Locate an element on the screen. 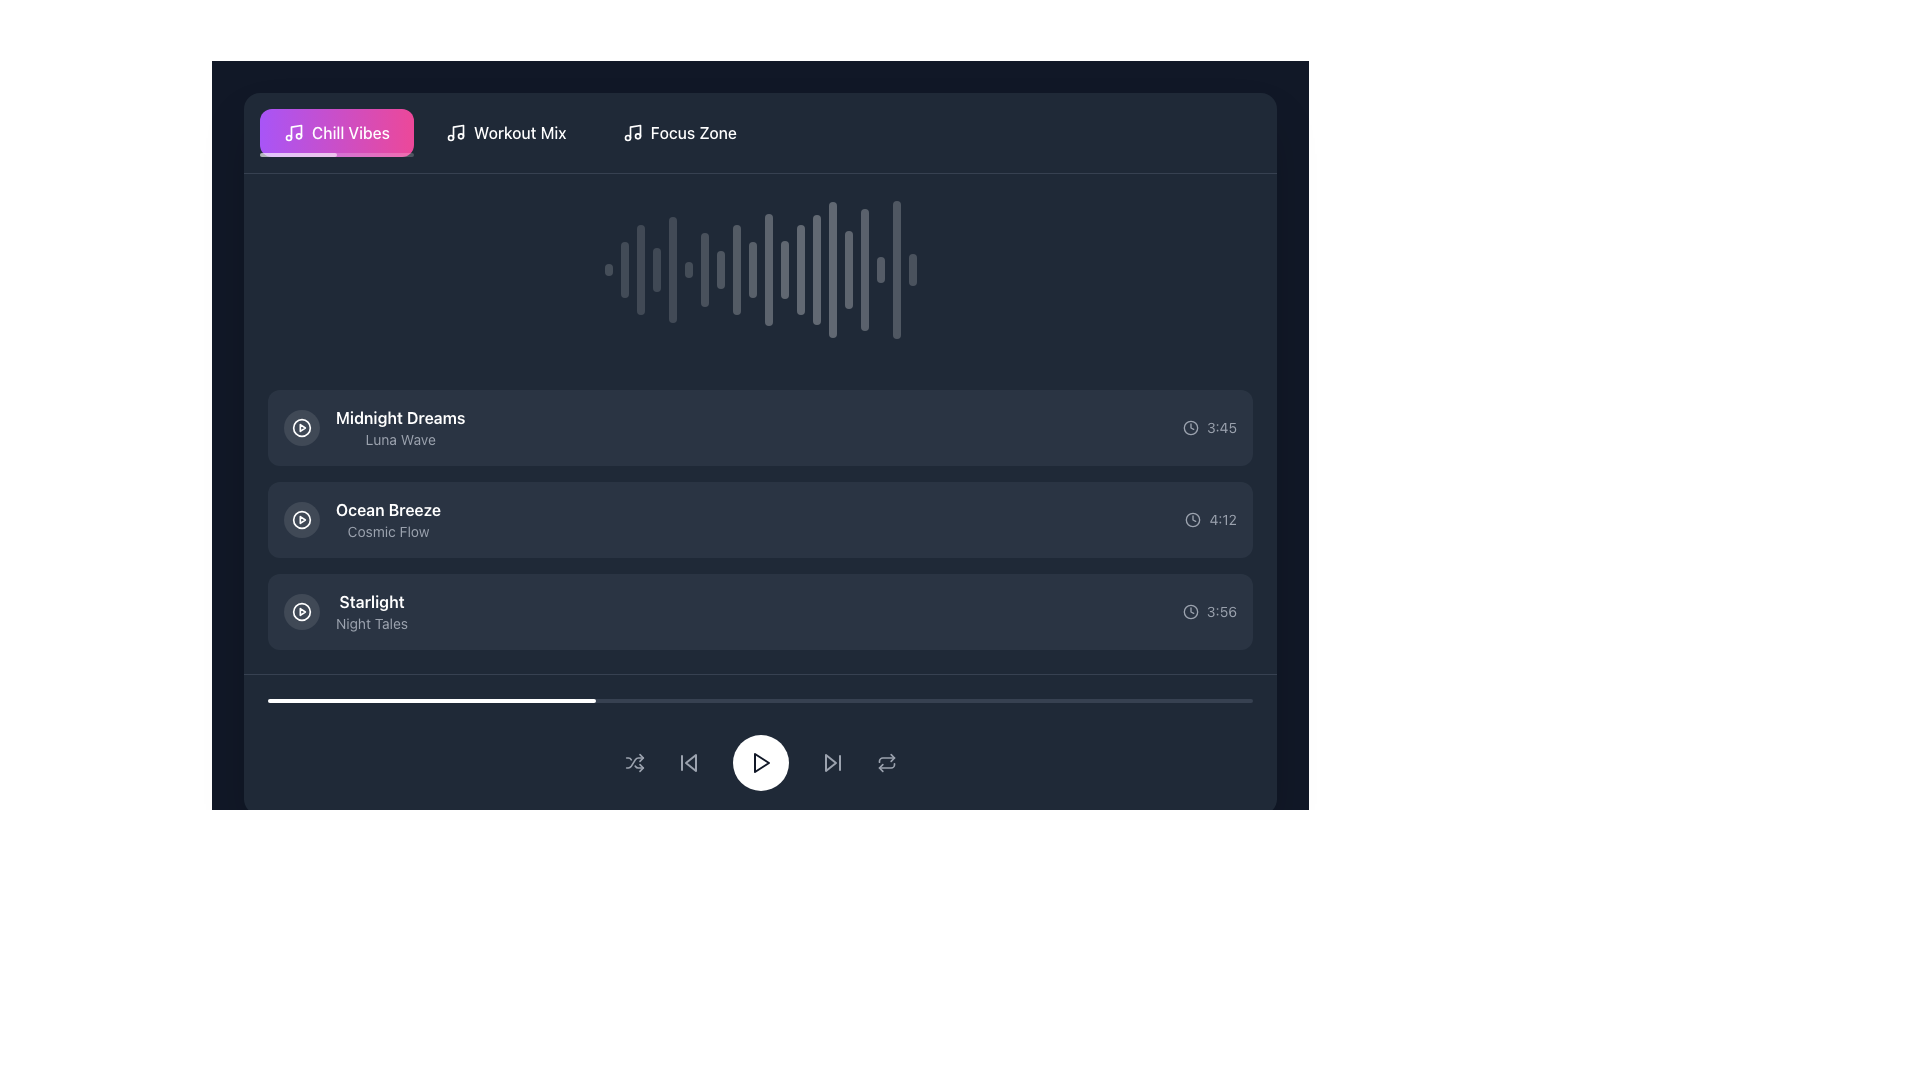 Image resolution: width=1920 pixels, height=1080 pixels. the 16th vertical bar representing the audio waveform in the audio visualization group, which is styled with subtle transparency and rounded edges is located at coordinates (848, 270).